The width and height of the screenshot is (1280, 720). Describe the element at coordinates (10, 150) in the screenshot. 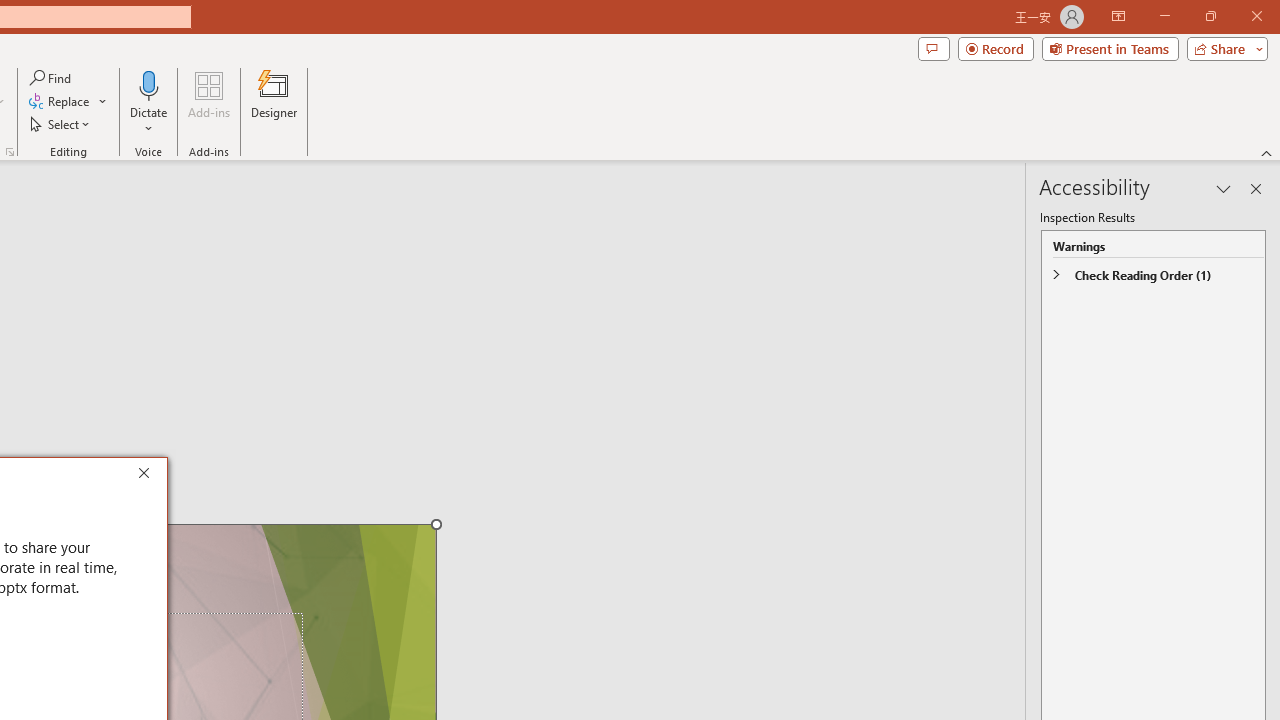

I see `'Format Object...'` at that location.